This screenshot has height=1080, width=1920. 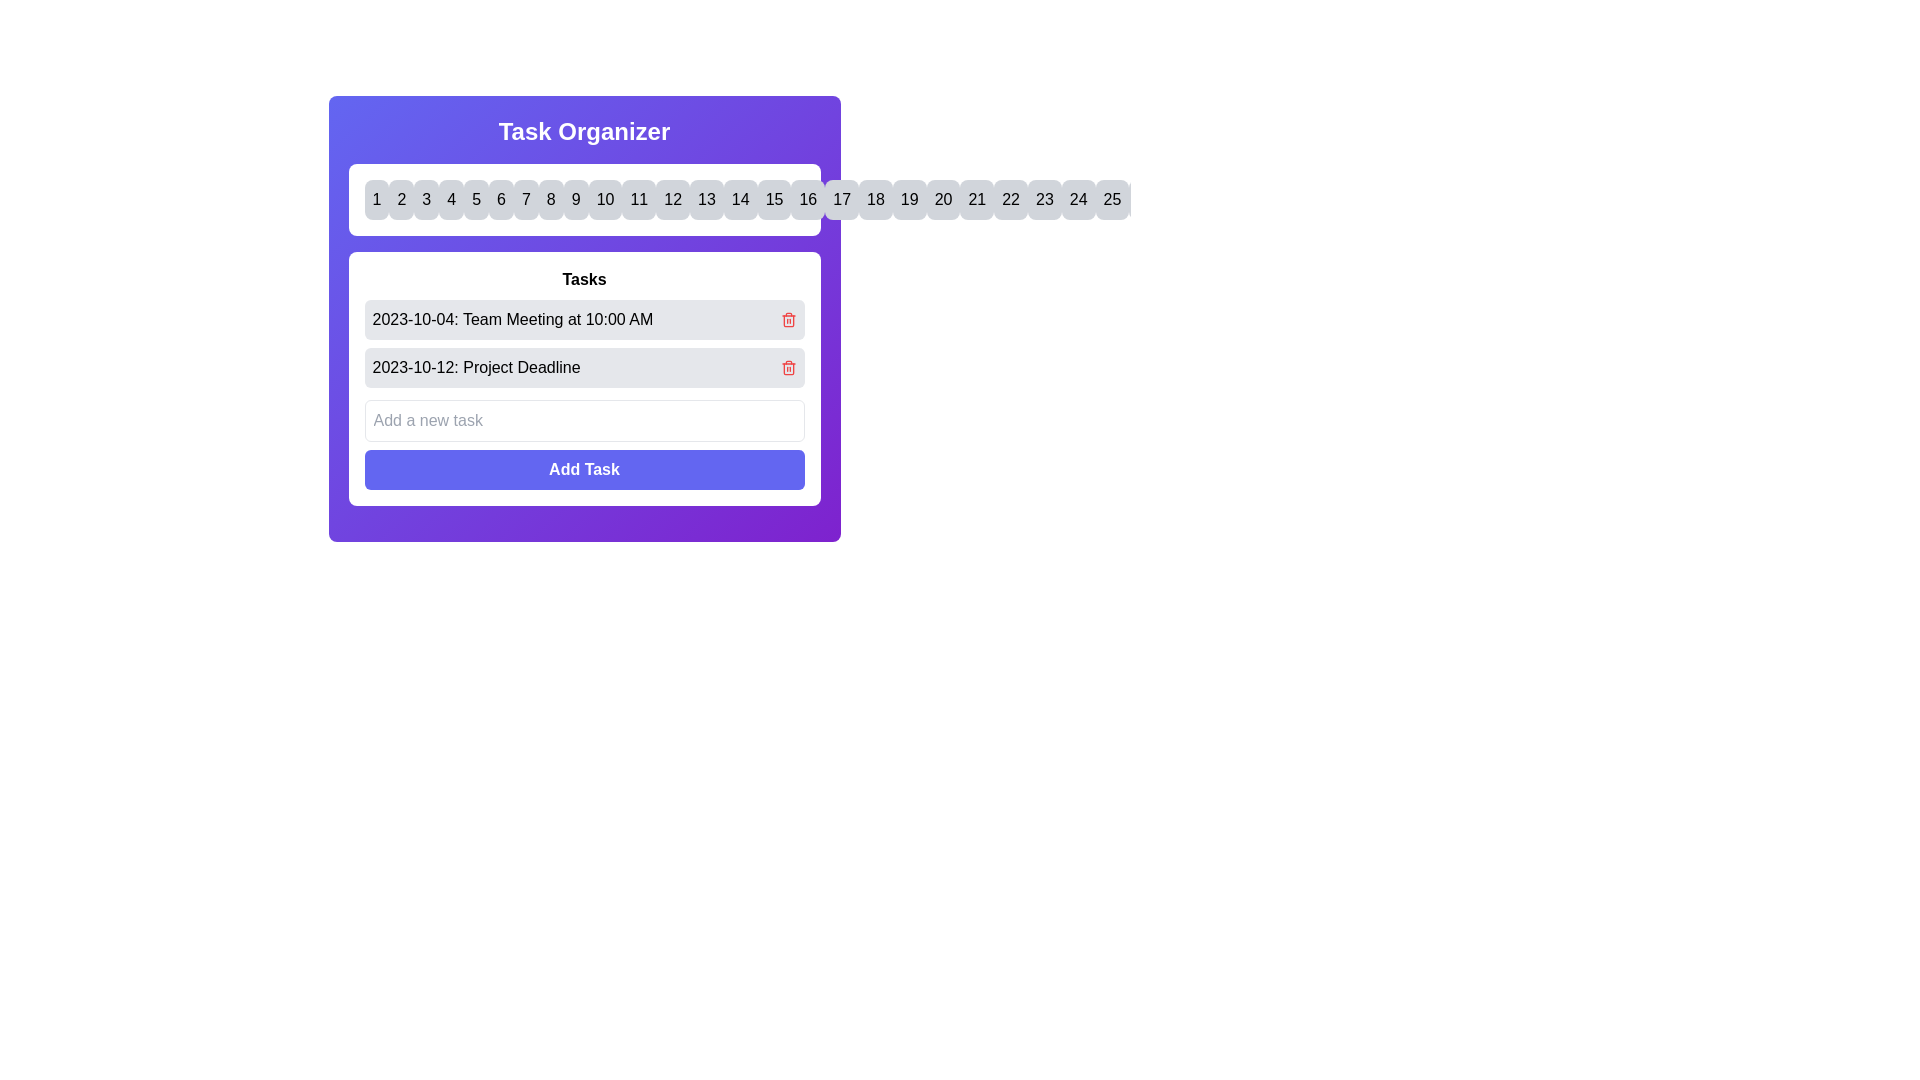 What do you see at coordinates (875, 200) in the screenshot?
I see `the button displaying the number '18' with a light gray background and bold black text` at bounding box center [875, 200].